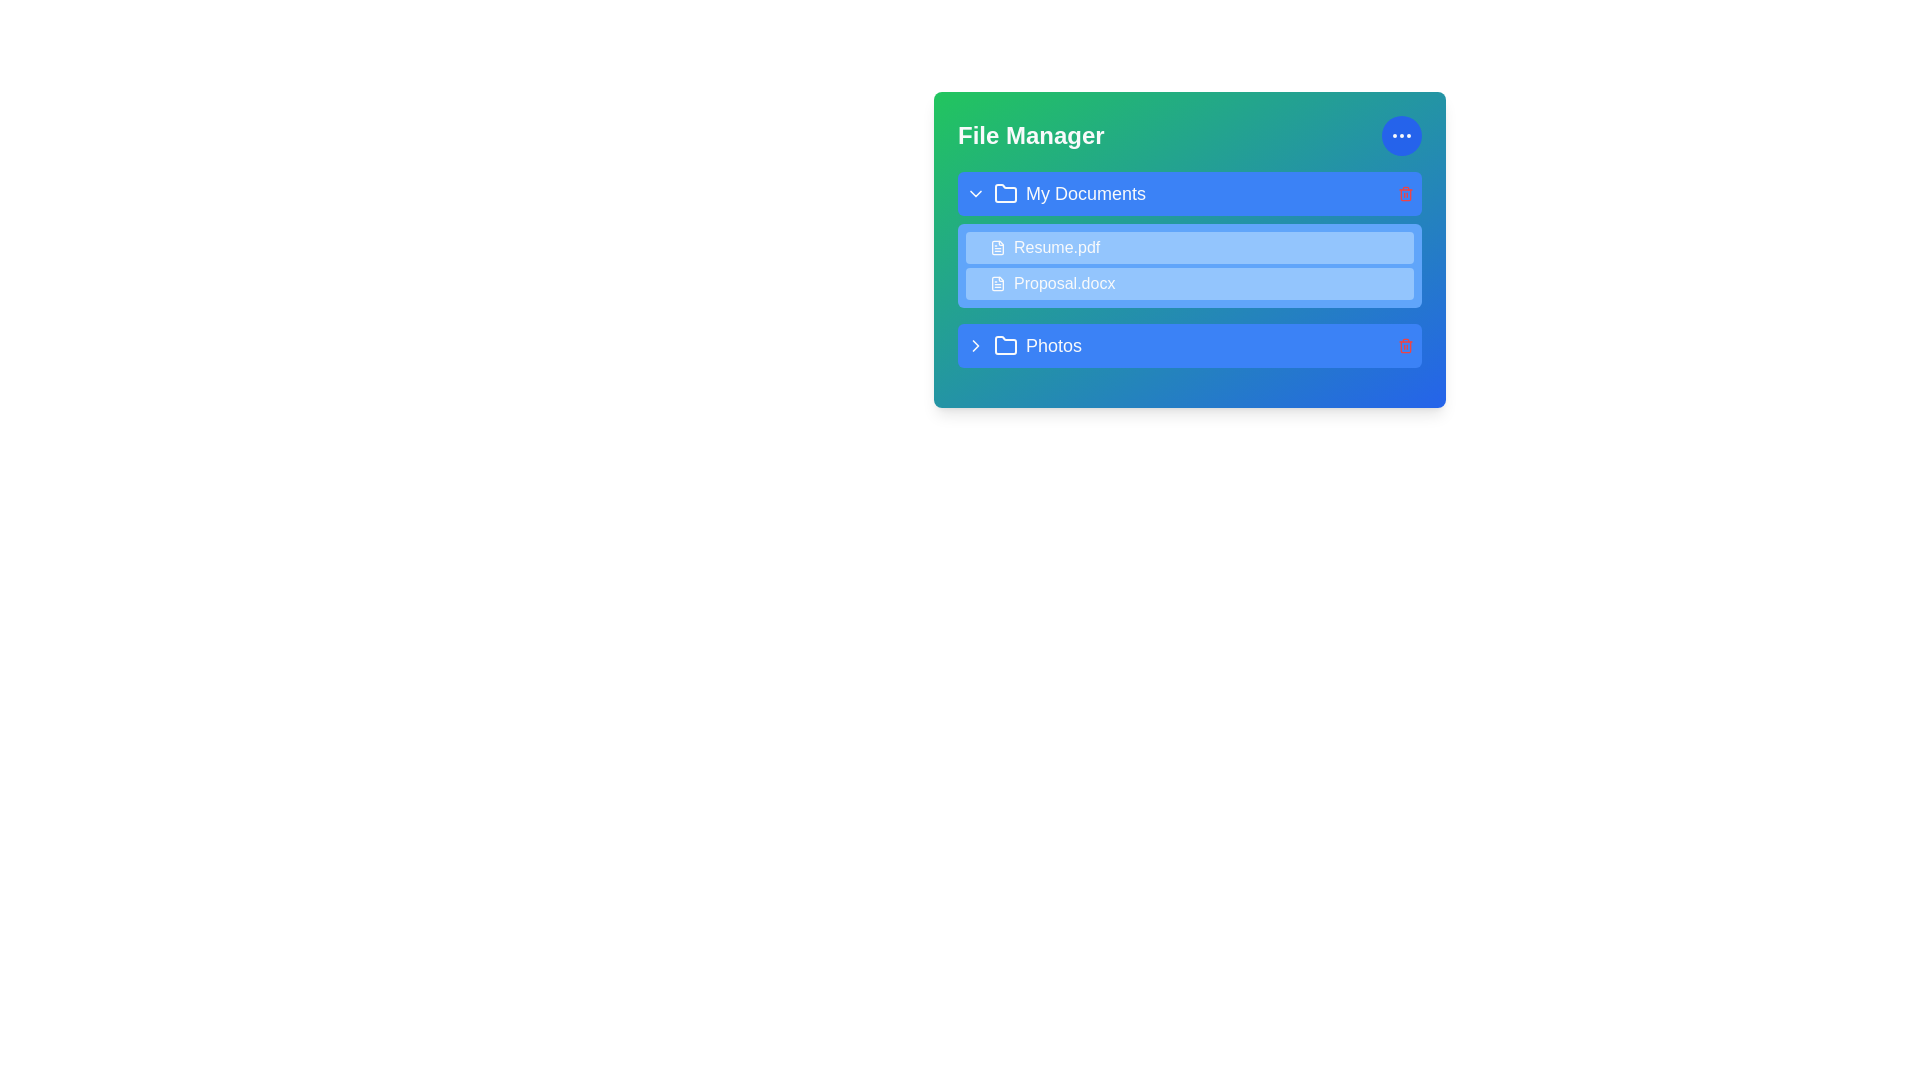  I want to click on the 'My Documents' button located at the top of the list in the file manager interface to trigger a color change, so click(1190, 193).